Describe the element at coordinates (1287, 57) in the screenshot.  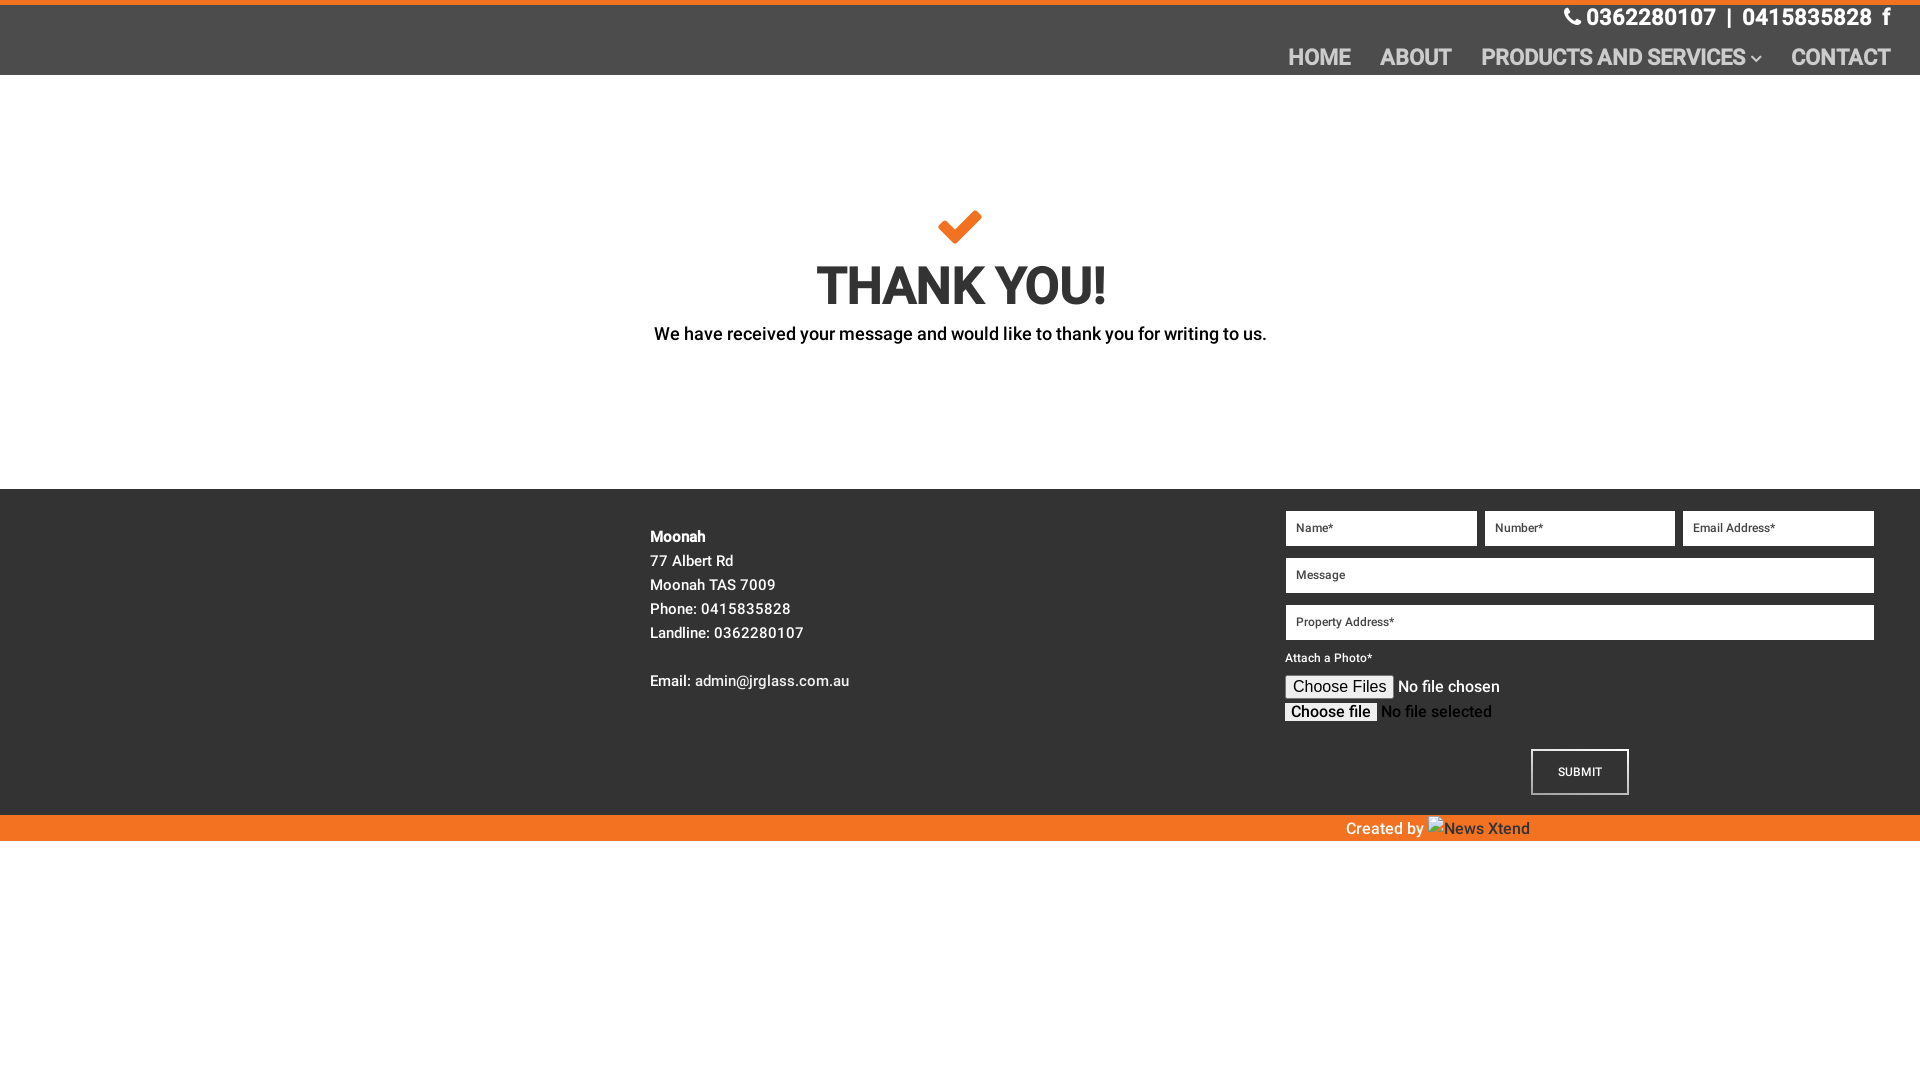
I see `'HOME'` at that location.